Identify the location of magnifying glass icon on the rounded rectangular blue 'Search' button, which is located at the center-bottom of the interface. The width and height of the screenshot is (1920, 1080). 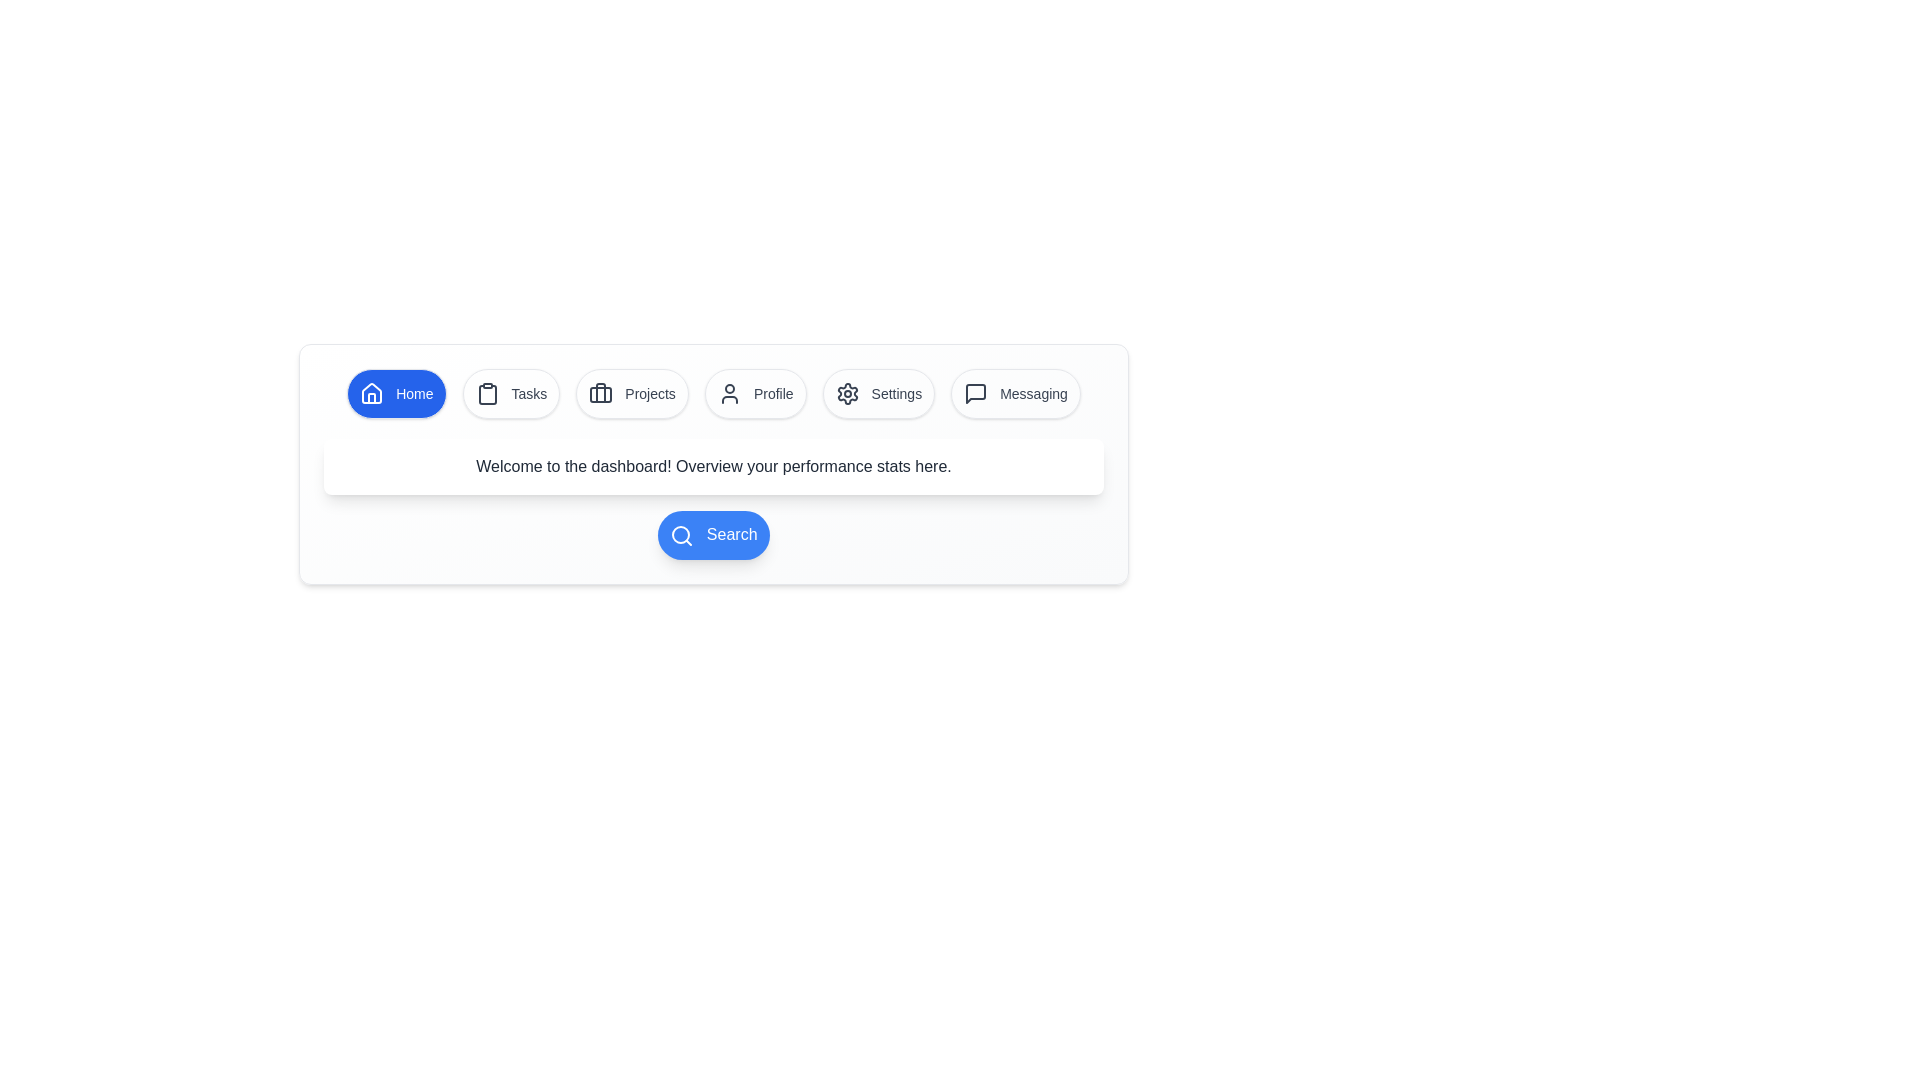
(714, 534).